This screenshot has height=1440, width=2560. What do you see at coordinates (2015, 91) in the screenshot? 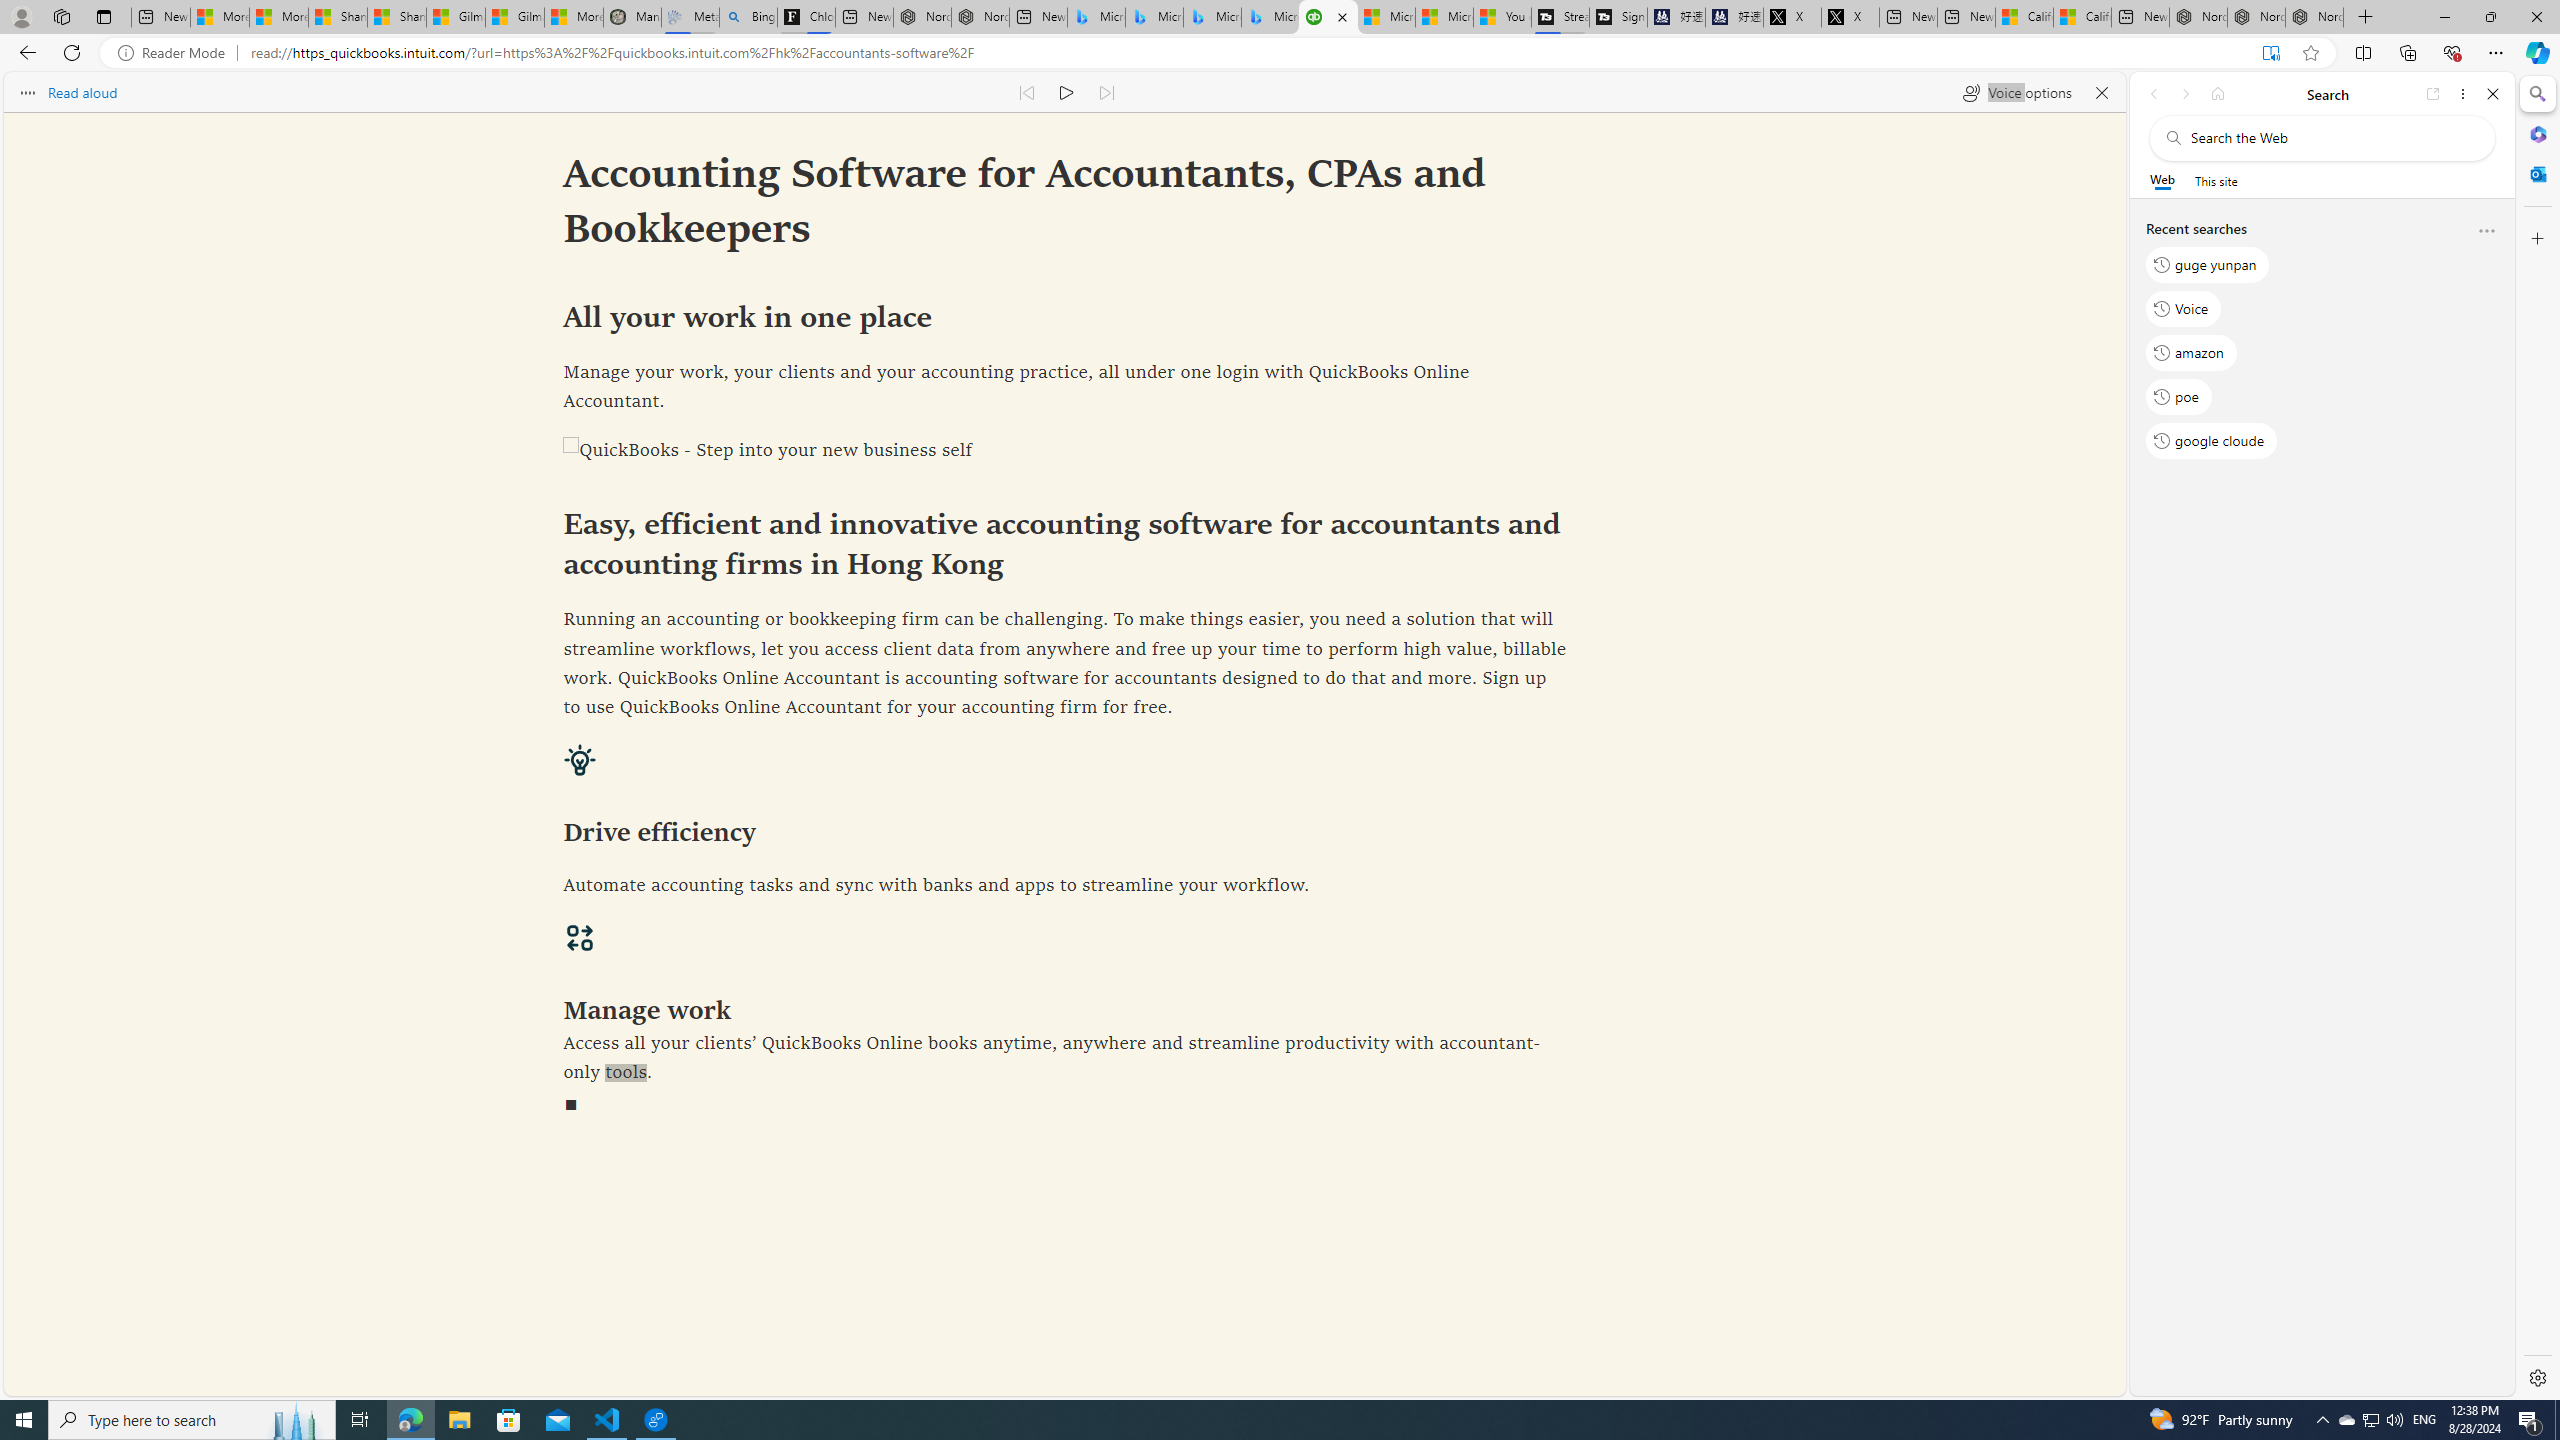
I see `'Voice options'` at bounding box center [2015, 91].